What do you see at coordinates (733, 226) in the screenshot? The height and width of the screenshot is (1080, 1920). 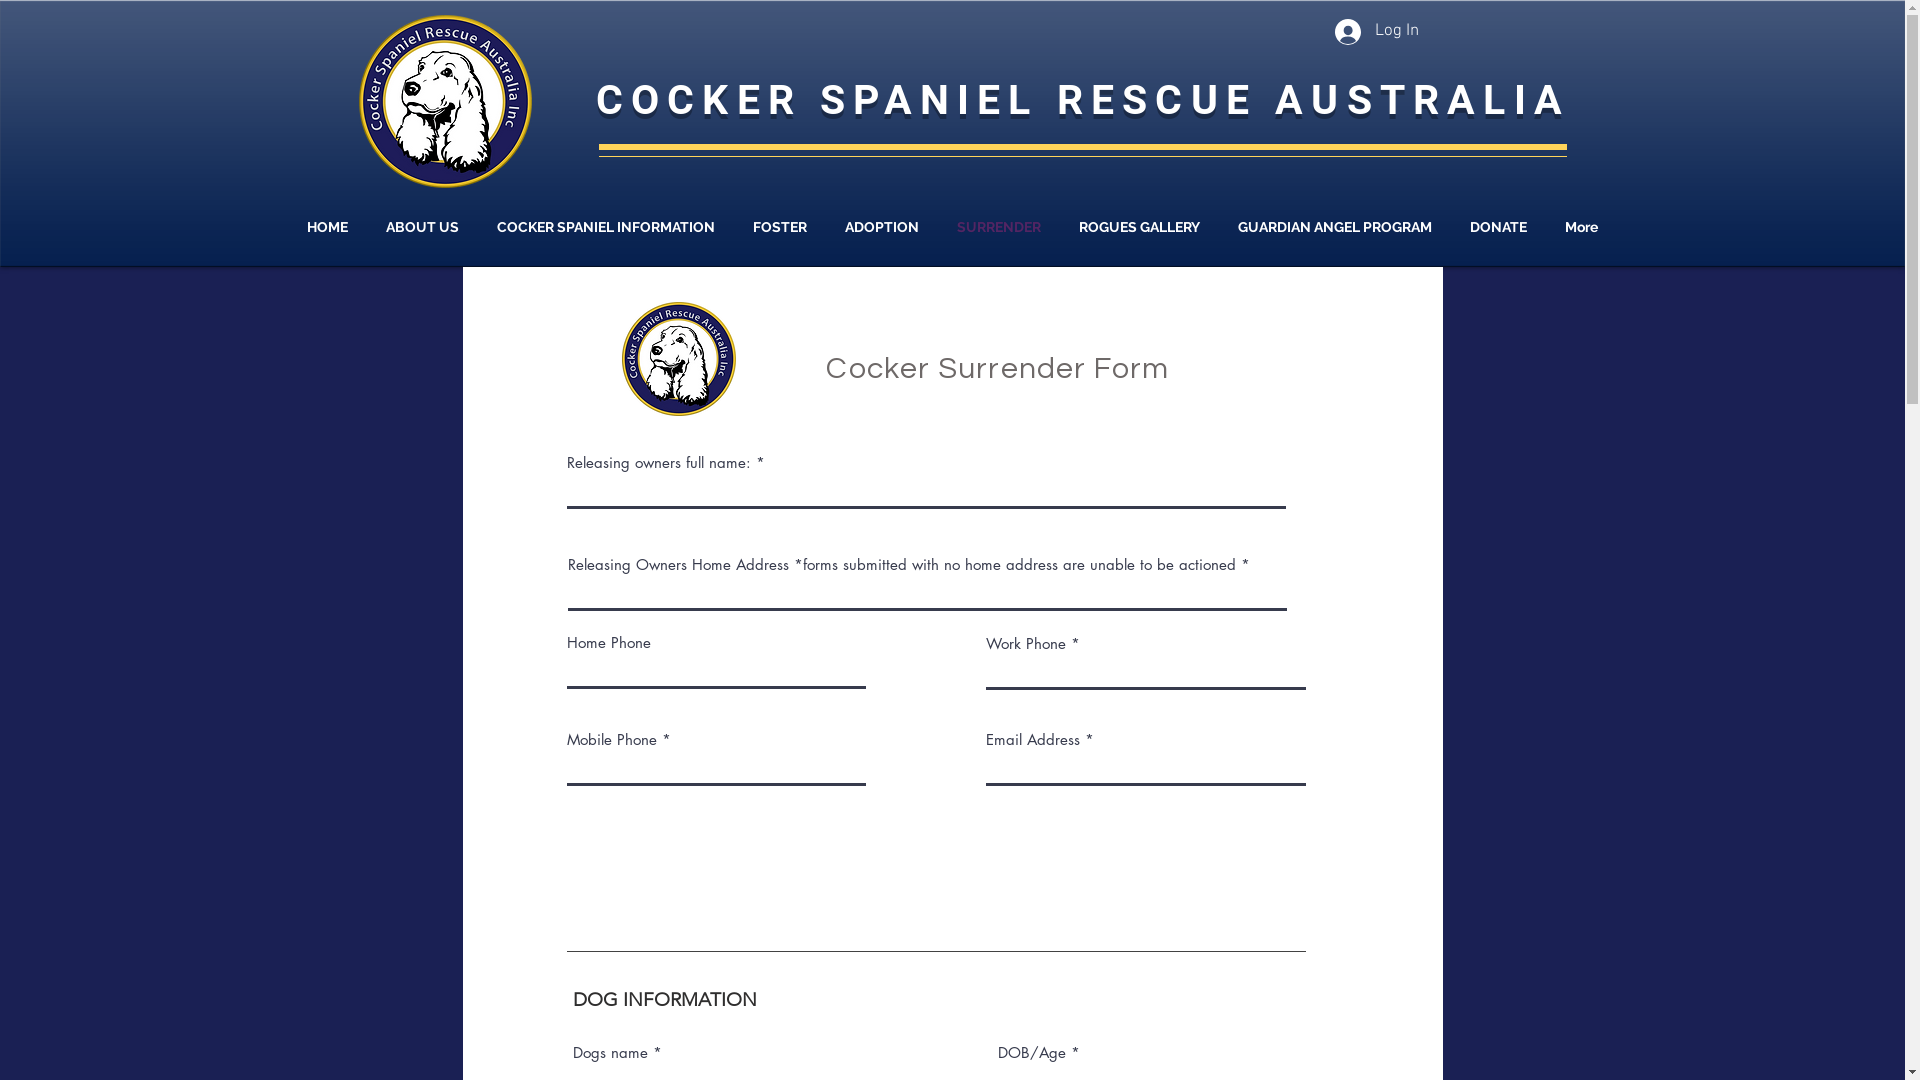 I see `'FOSTER'` at bounding box center [733, 226].